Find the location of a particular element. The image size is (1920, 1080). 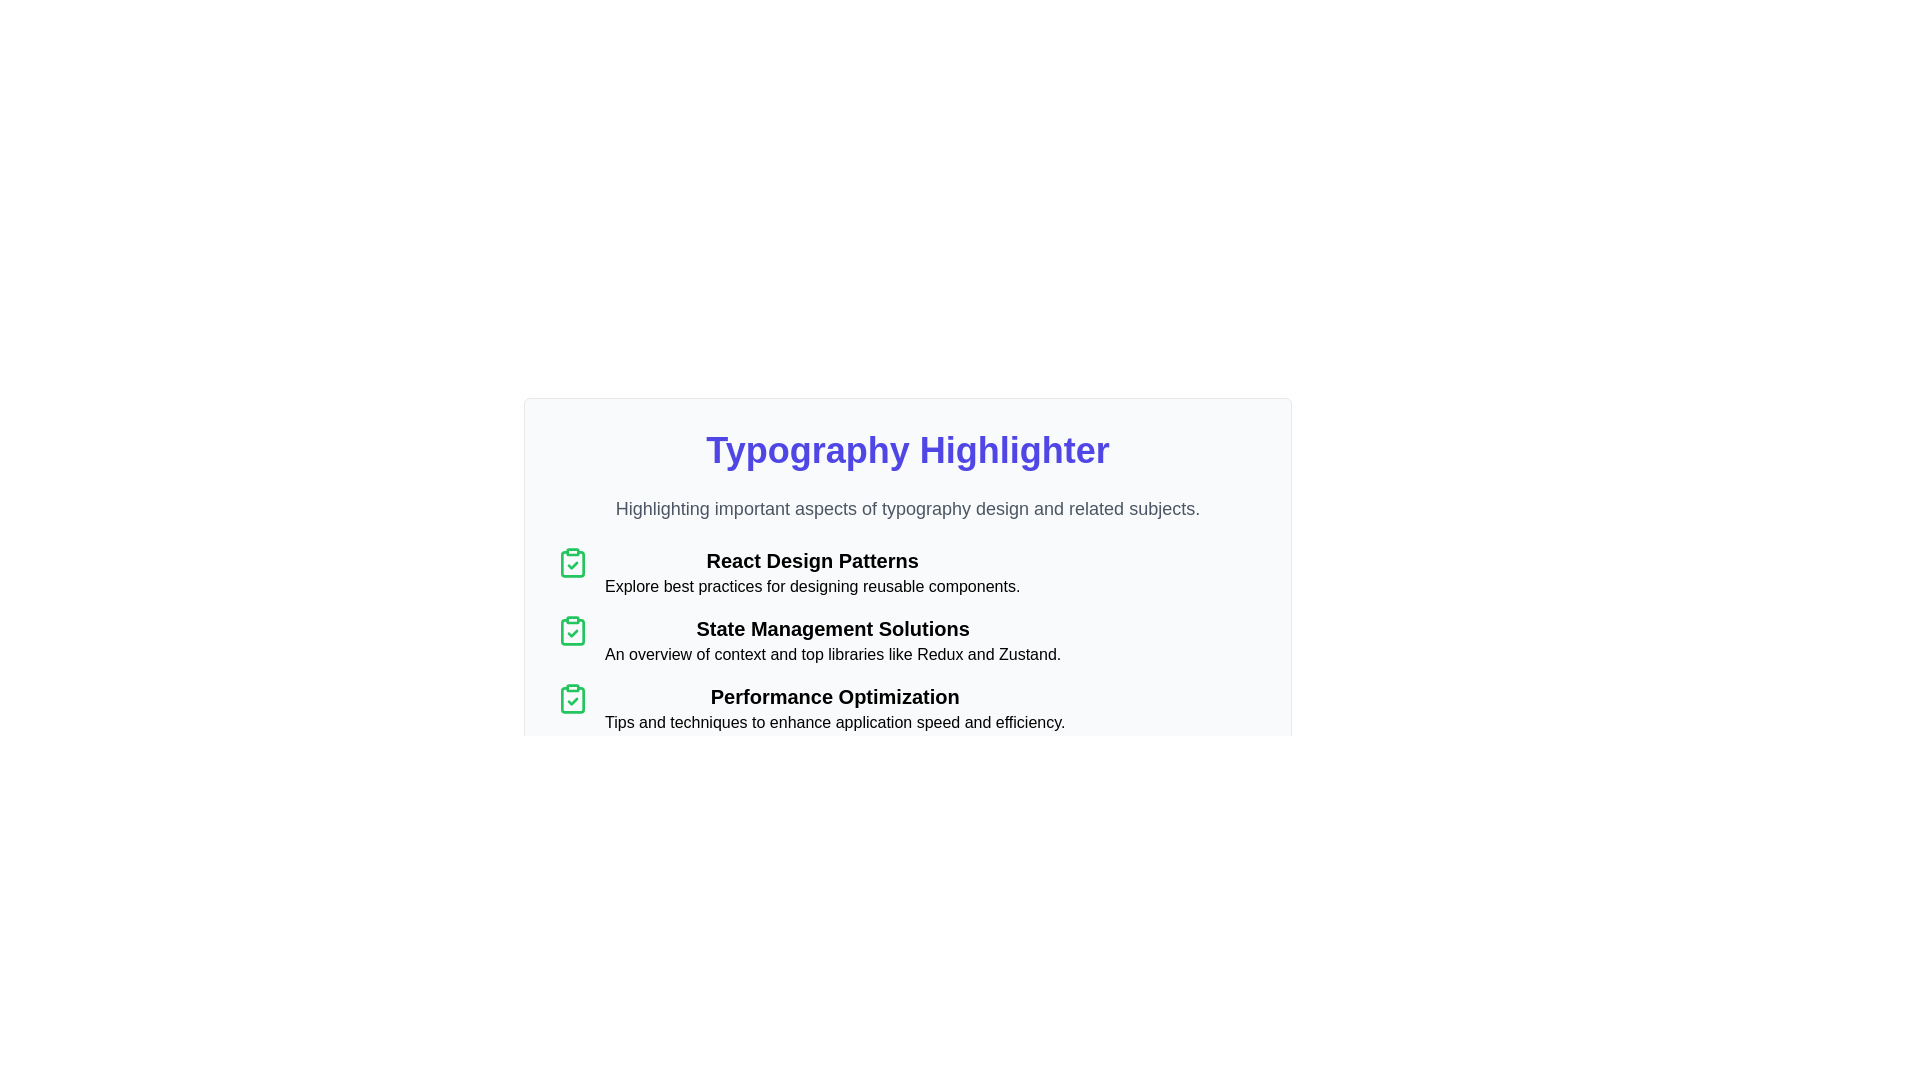

the text element reading 'Tips and techniques to enhance application speed and efficiency.' which is located directly below the heading 'Performance Optimization.' is located at coordinates (835, 722).